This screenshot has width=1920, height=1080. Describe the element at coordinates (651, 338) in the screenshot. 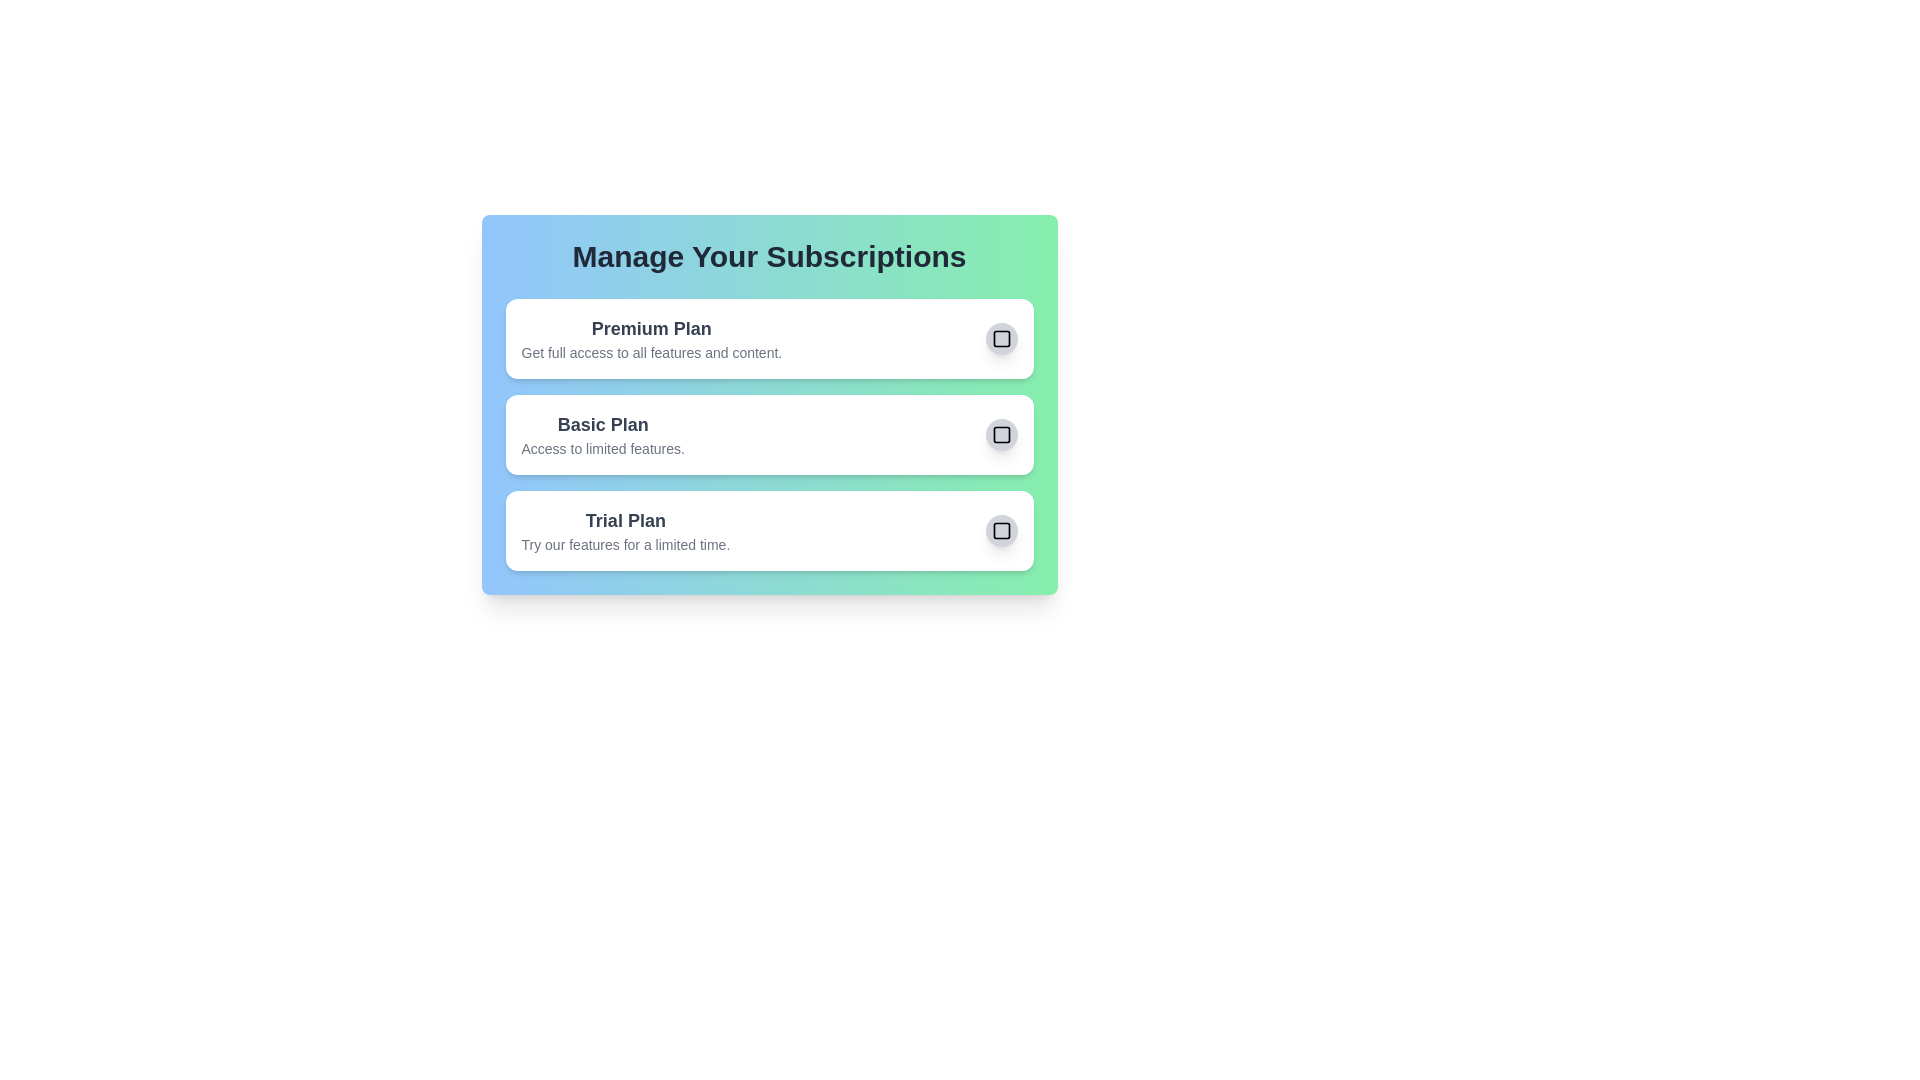

I see `the 'Premium Plan' text block, which is the first entry in the vertical list of subscription plans, displayed on a card-like structure with a white background and rounded corners` at that location.